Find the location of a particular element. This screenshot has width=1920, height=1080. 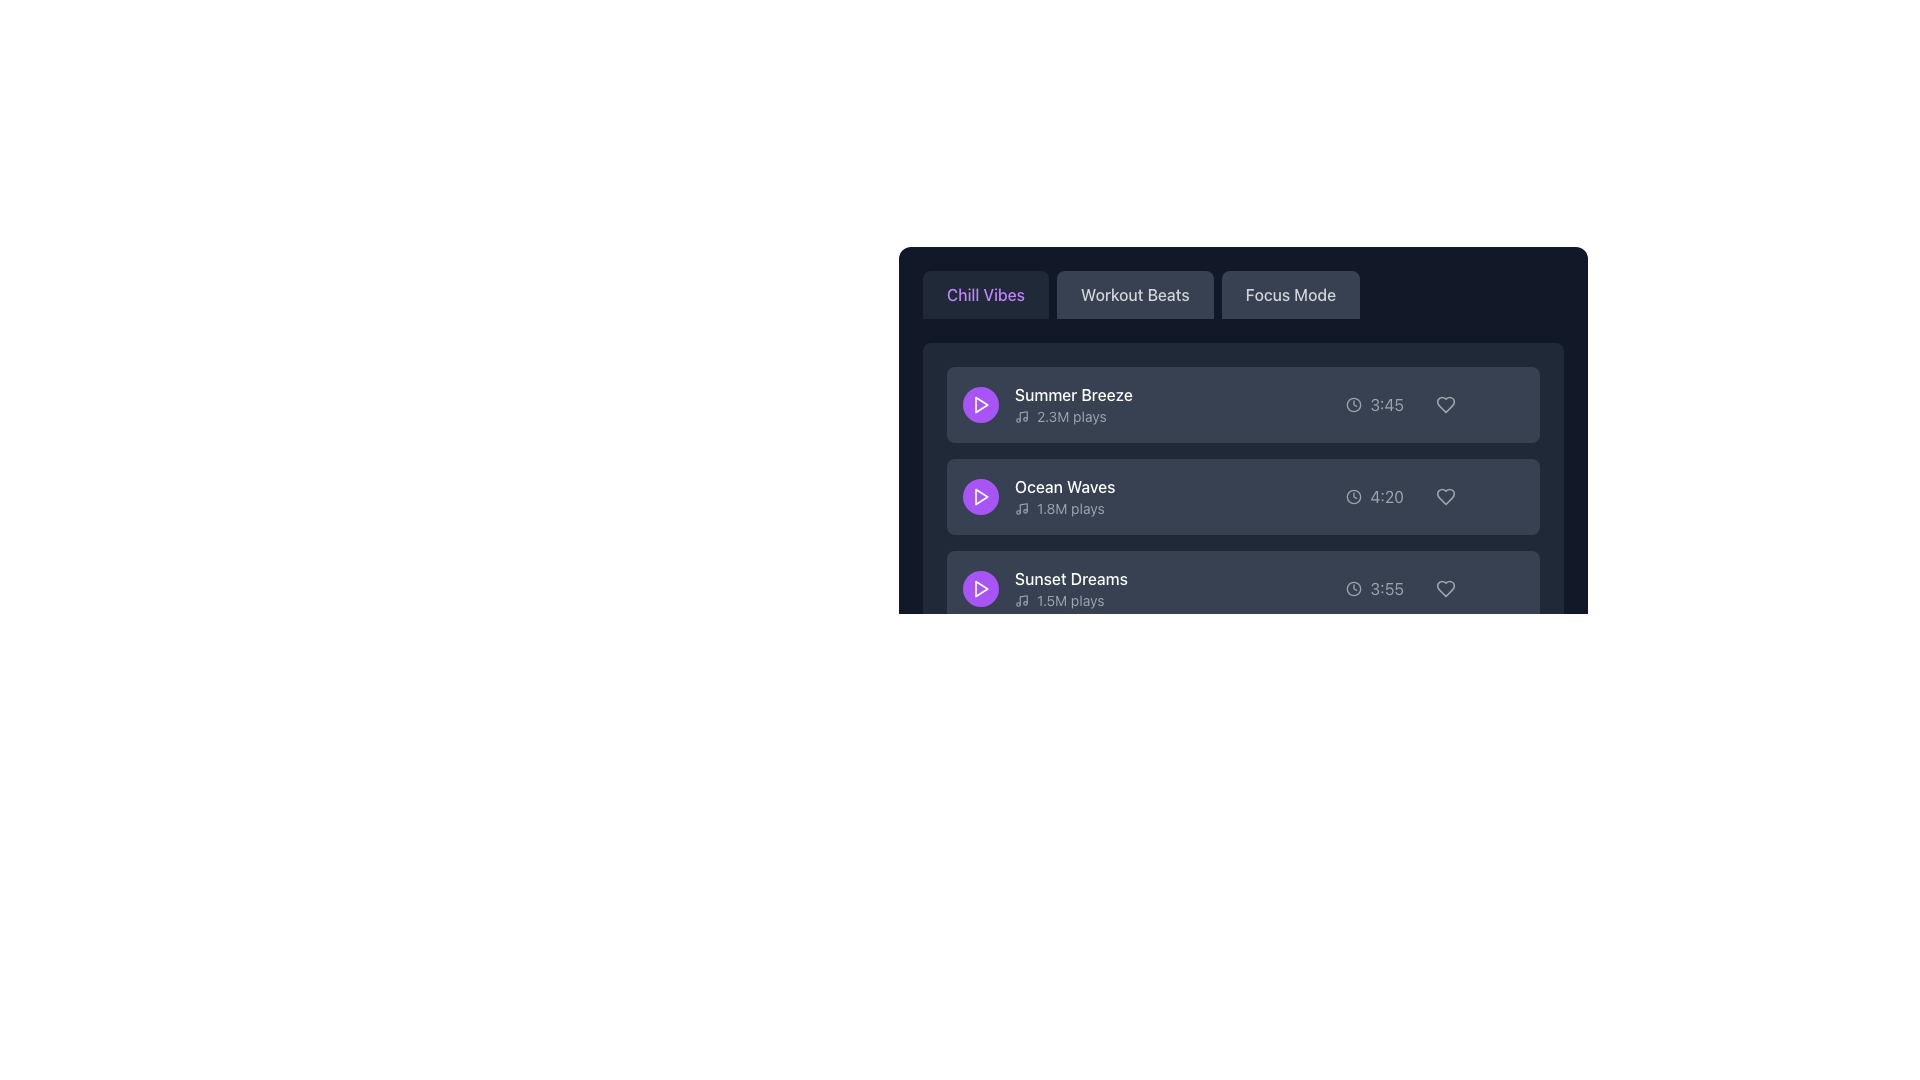

text label displaying '3:45' located adjacent to the clock icon on the dark background, which indicates the duration of the song 'Summer Breeze' is located at coordinates (1386, 405).